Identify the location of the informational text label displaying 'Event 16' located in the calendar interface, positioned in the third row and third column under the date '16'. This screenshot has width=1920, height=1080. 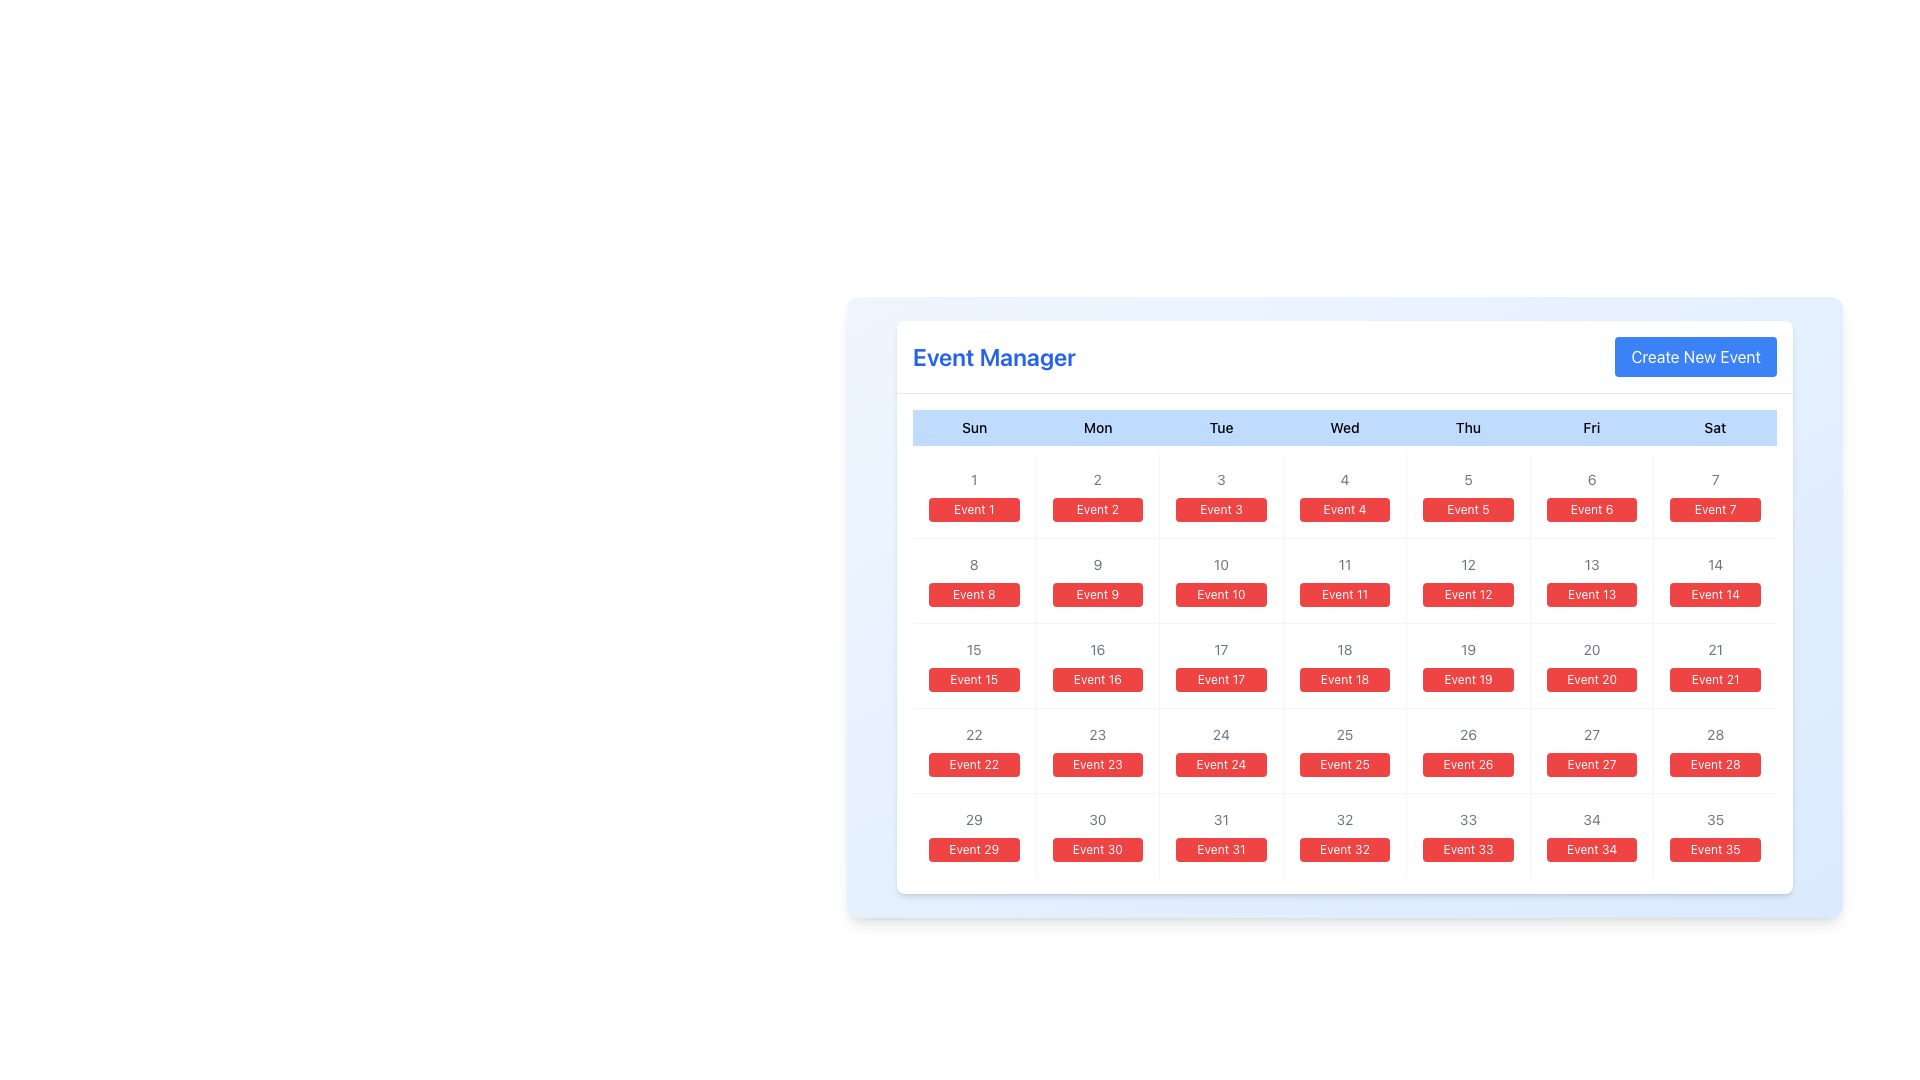
(1096, 678).